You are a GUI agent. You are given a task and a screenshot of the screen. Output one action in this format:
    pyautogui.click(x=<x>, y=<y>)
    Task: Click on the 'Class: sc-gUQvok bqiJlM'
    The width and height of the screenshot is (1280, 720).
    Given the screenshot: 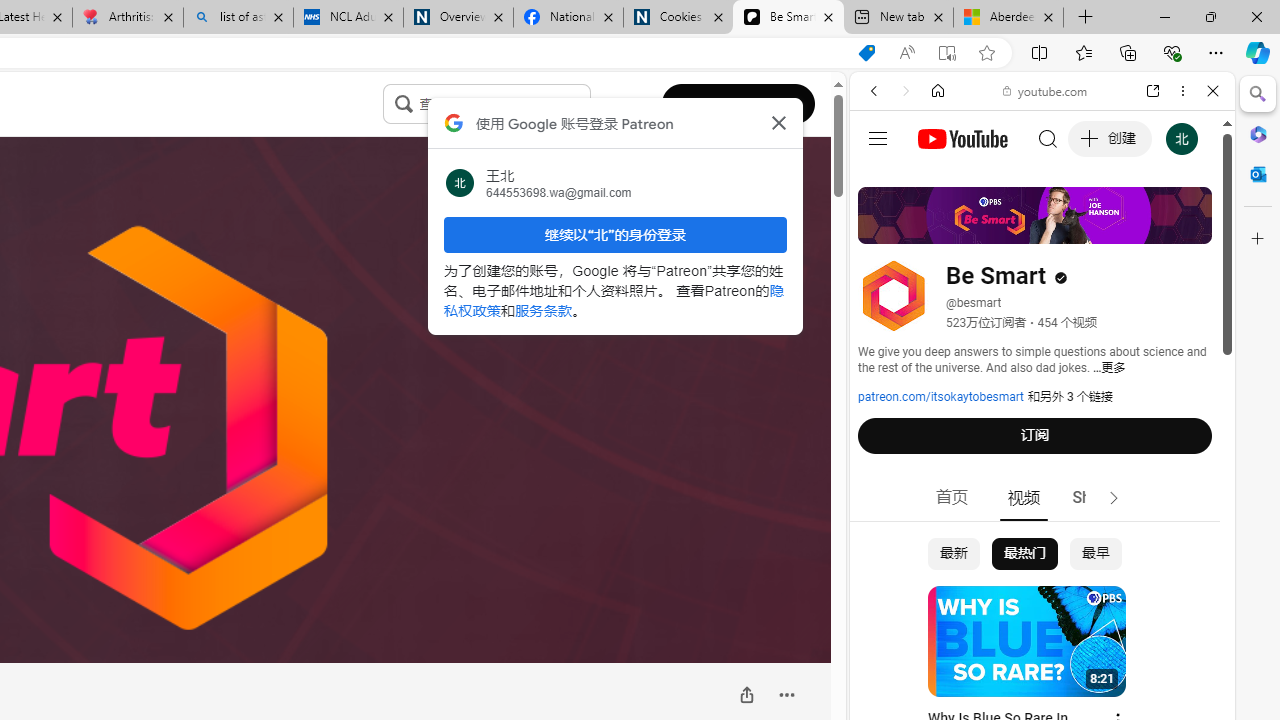 What is the action you would take?
    pyautogui.click(x=584, y=104)
    